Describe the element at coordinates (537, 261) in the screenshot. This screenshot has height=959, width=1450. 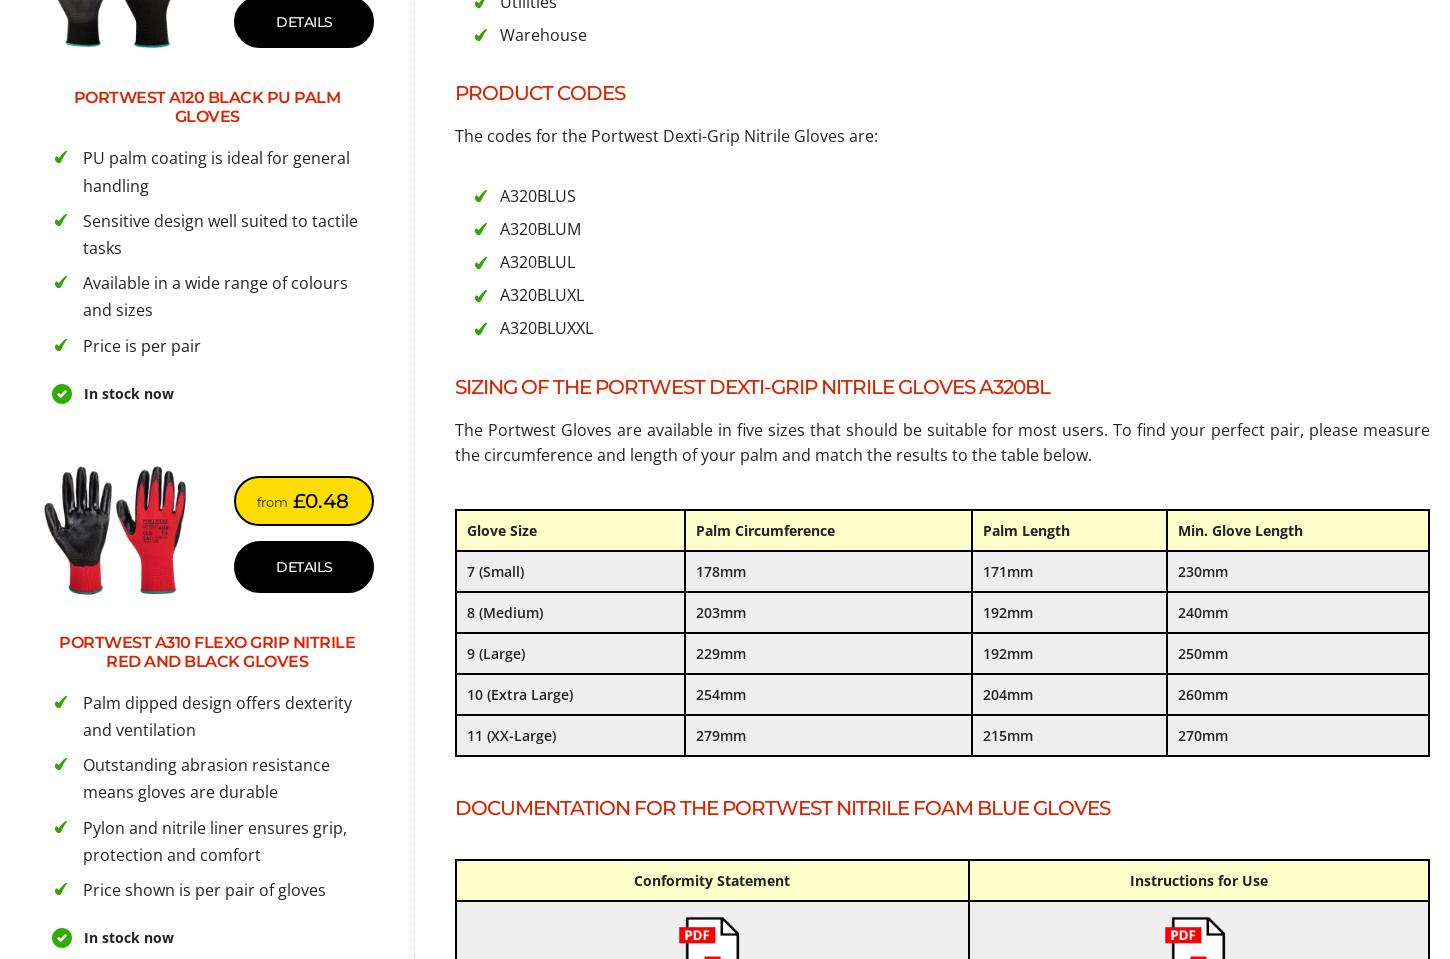
I see `'A320BLUL'` at that location.